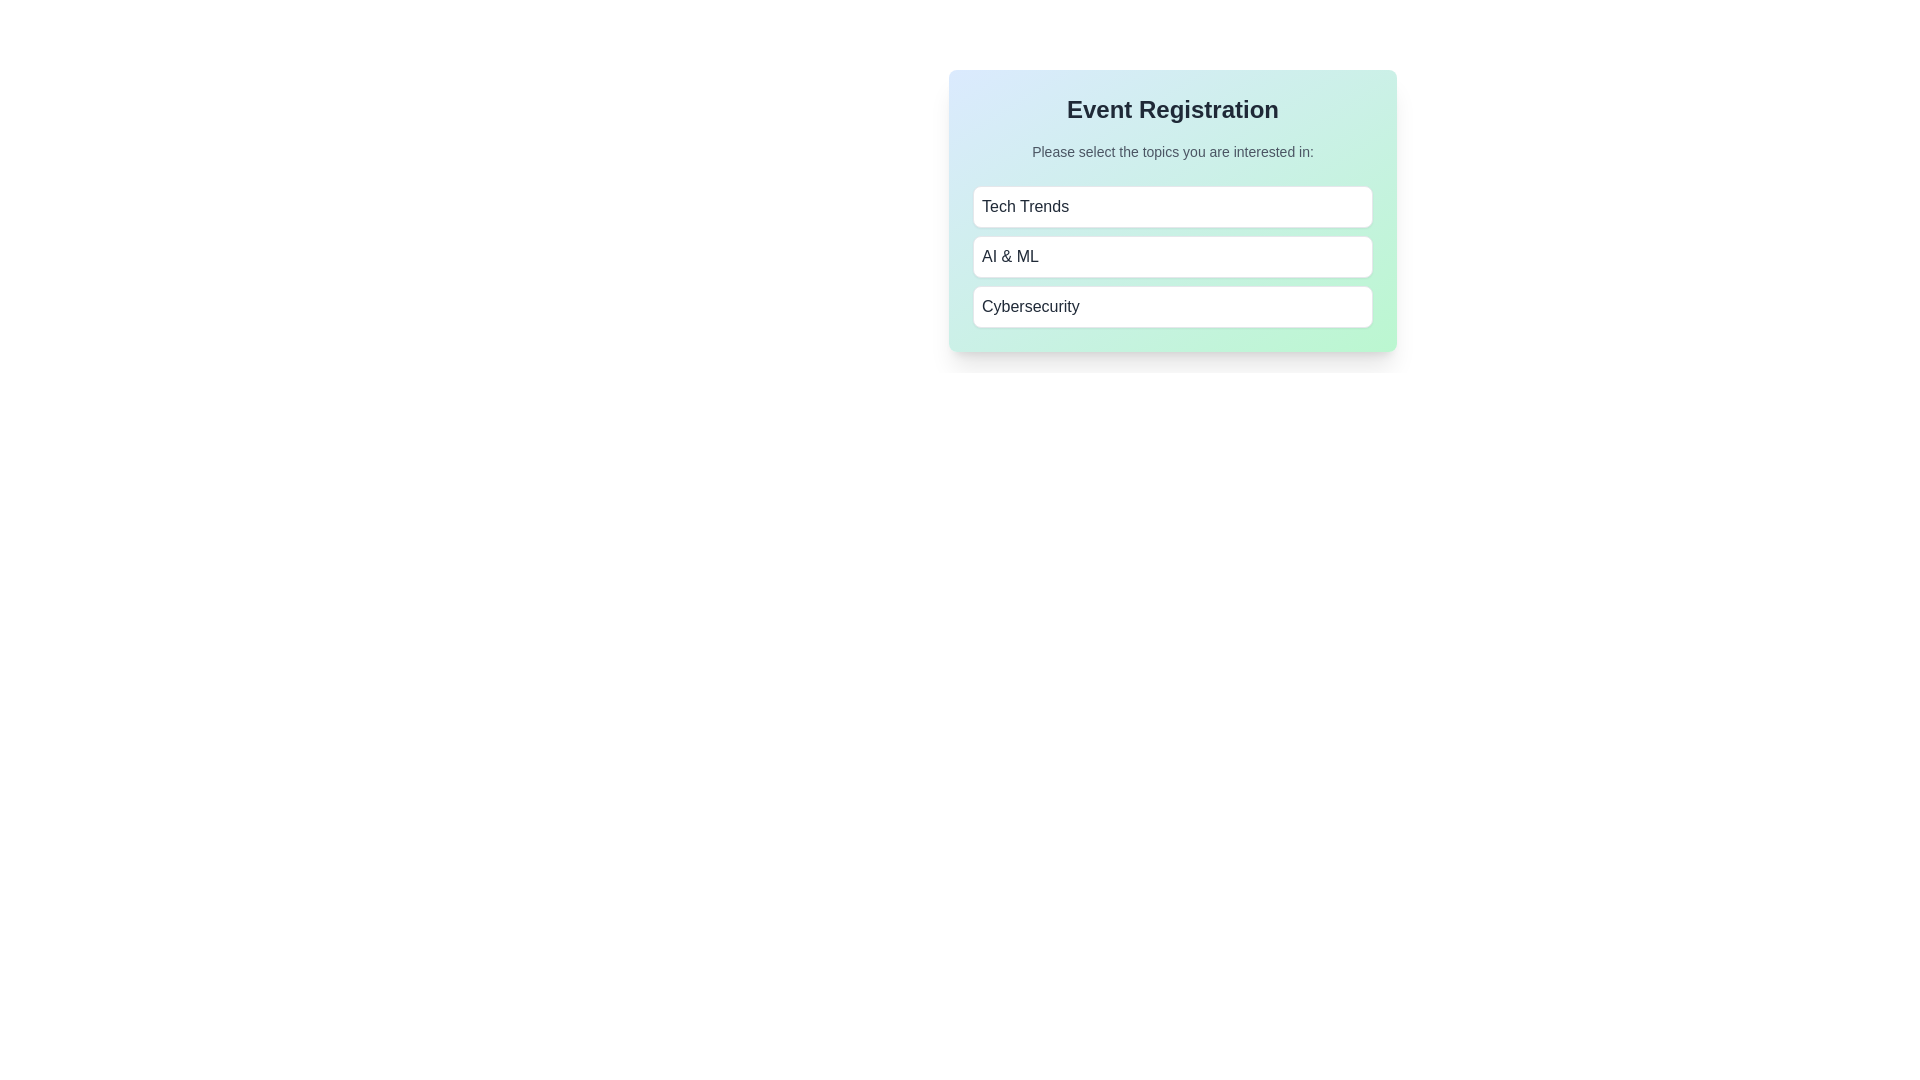 This screenshot has width=1920, height=1080. Describe the element at coordinates (1172, 307) in the screenshot. I see `the button corresponding to the topic Cybersecurity to toggle its selection` at that location.